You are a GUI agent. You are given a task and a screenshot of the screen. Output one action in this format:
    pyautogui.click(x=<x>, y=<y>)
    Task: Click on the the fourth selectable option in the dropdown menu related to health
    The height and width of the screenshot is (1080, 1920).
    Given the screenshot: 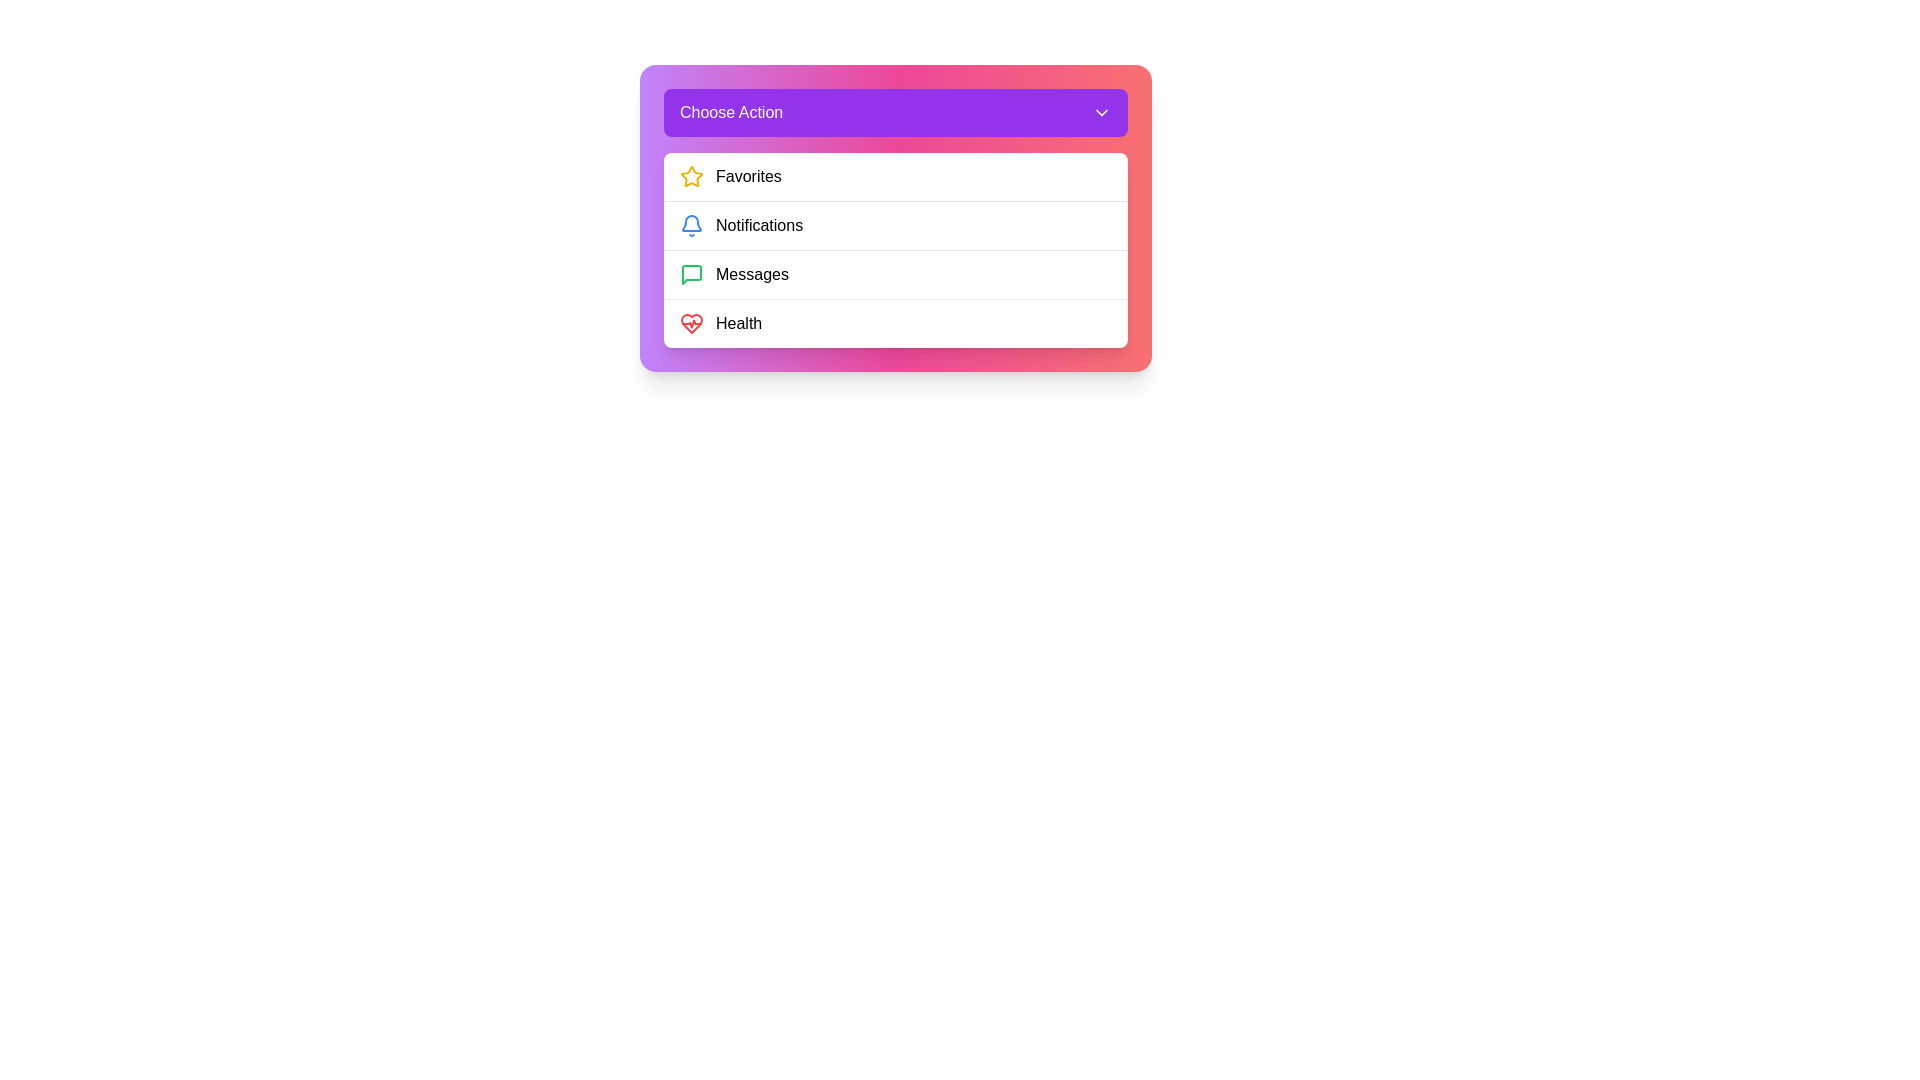 What is the action you would take?
    pyautogui.click(x=895, y=322)
    